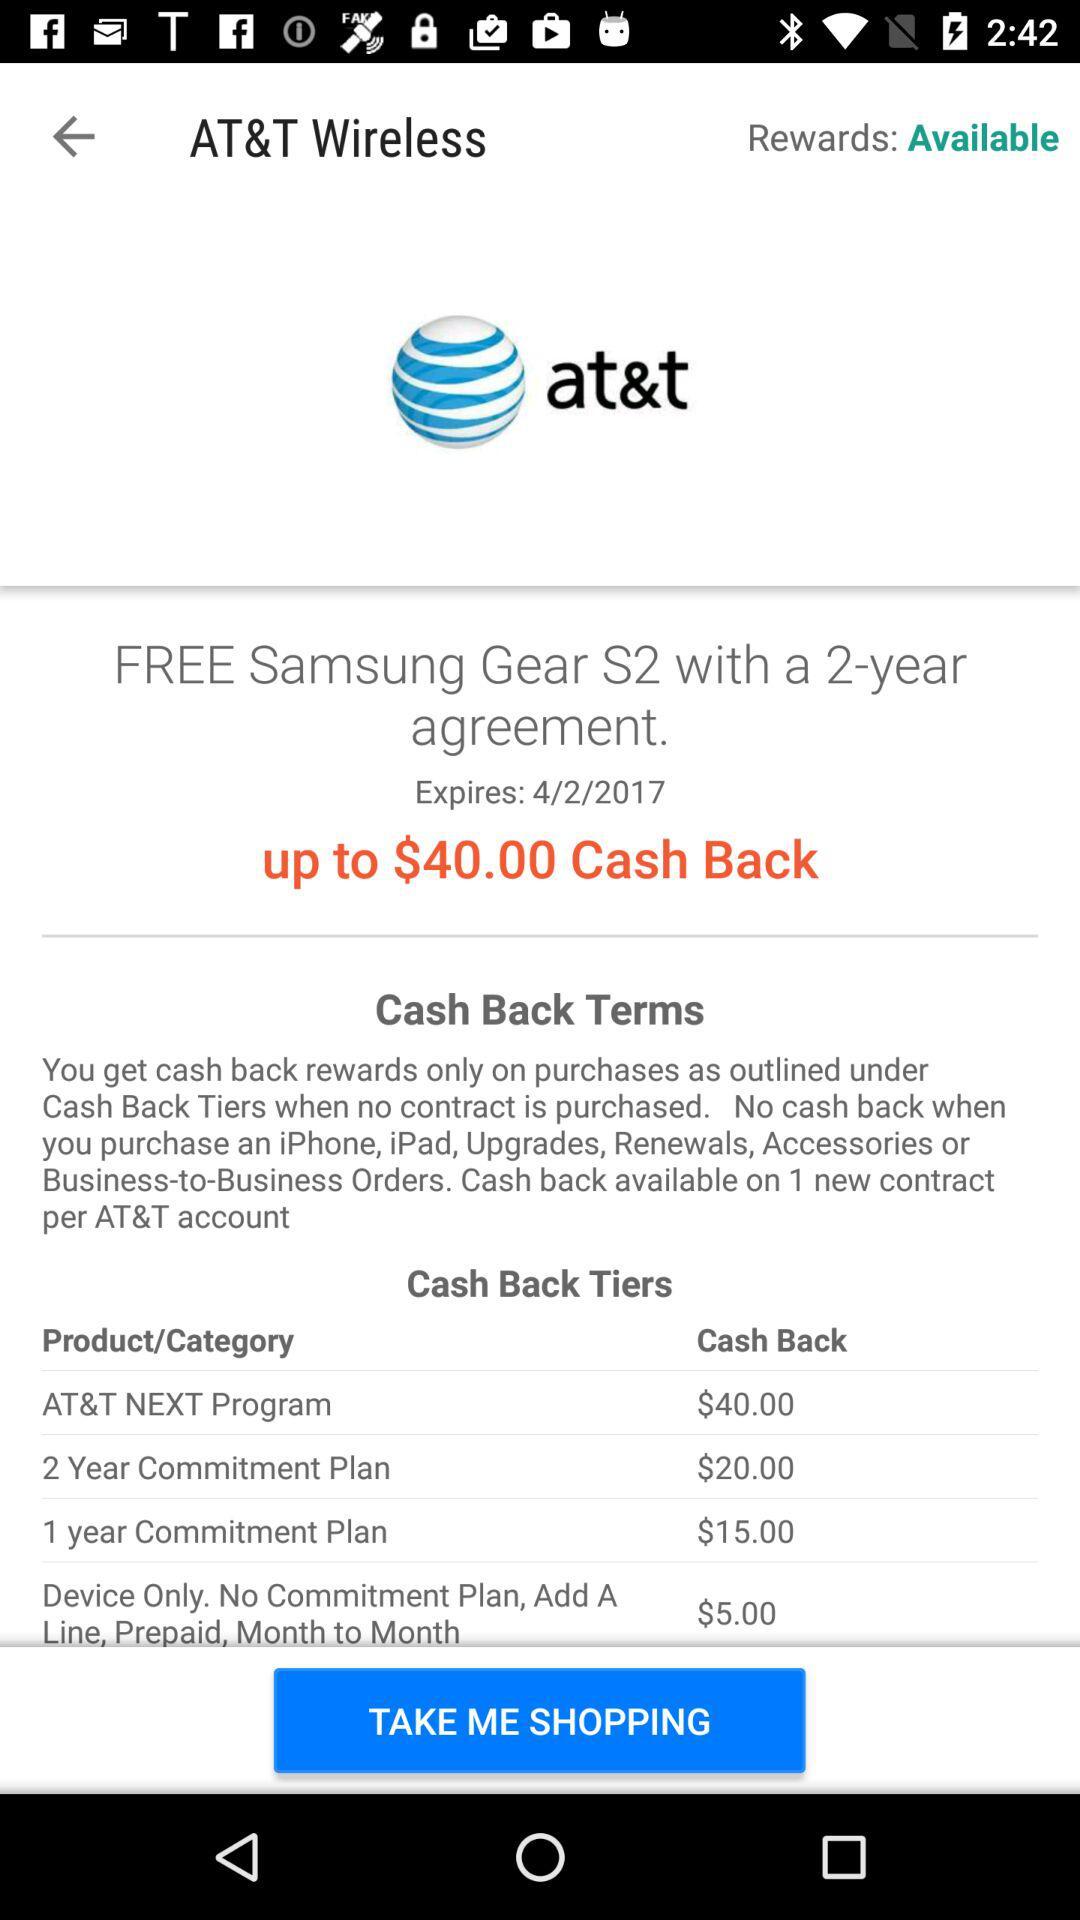  I want to click on the item below device only no icon, so click(538, 1719).